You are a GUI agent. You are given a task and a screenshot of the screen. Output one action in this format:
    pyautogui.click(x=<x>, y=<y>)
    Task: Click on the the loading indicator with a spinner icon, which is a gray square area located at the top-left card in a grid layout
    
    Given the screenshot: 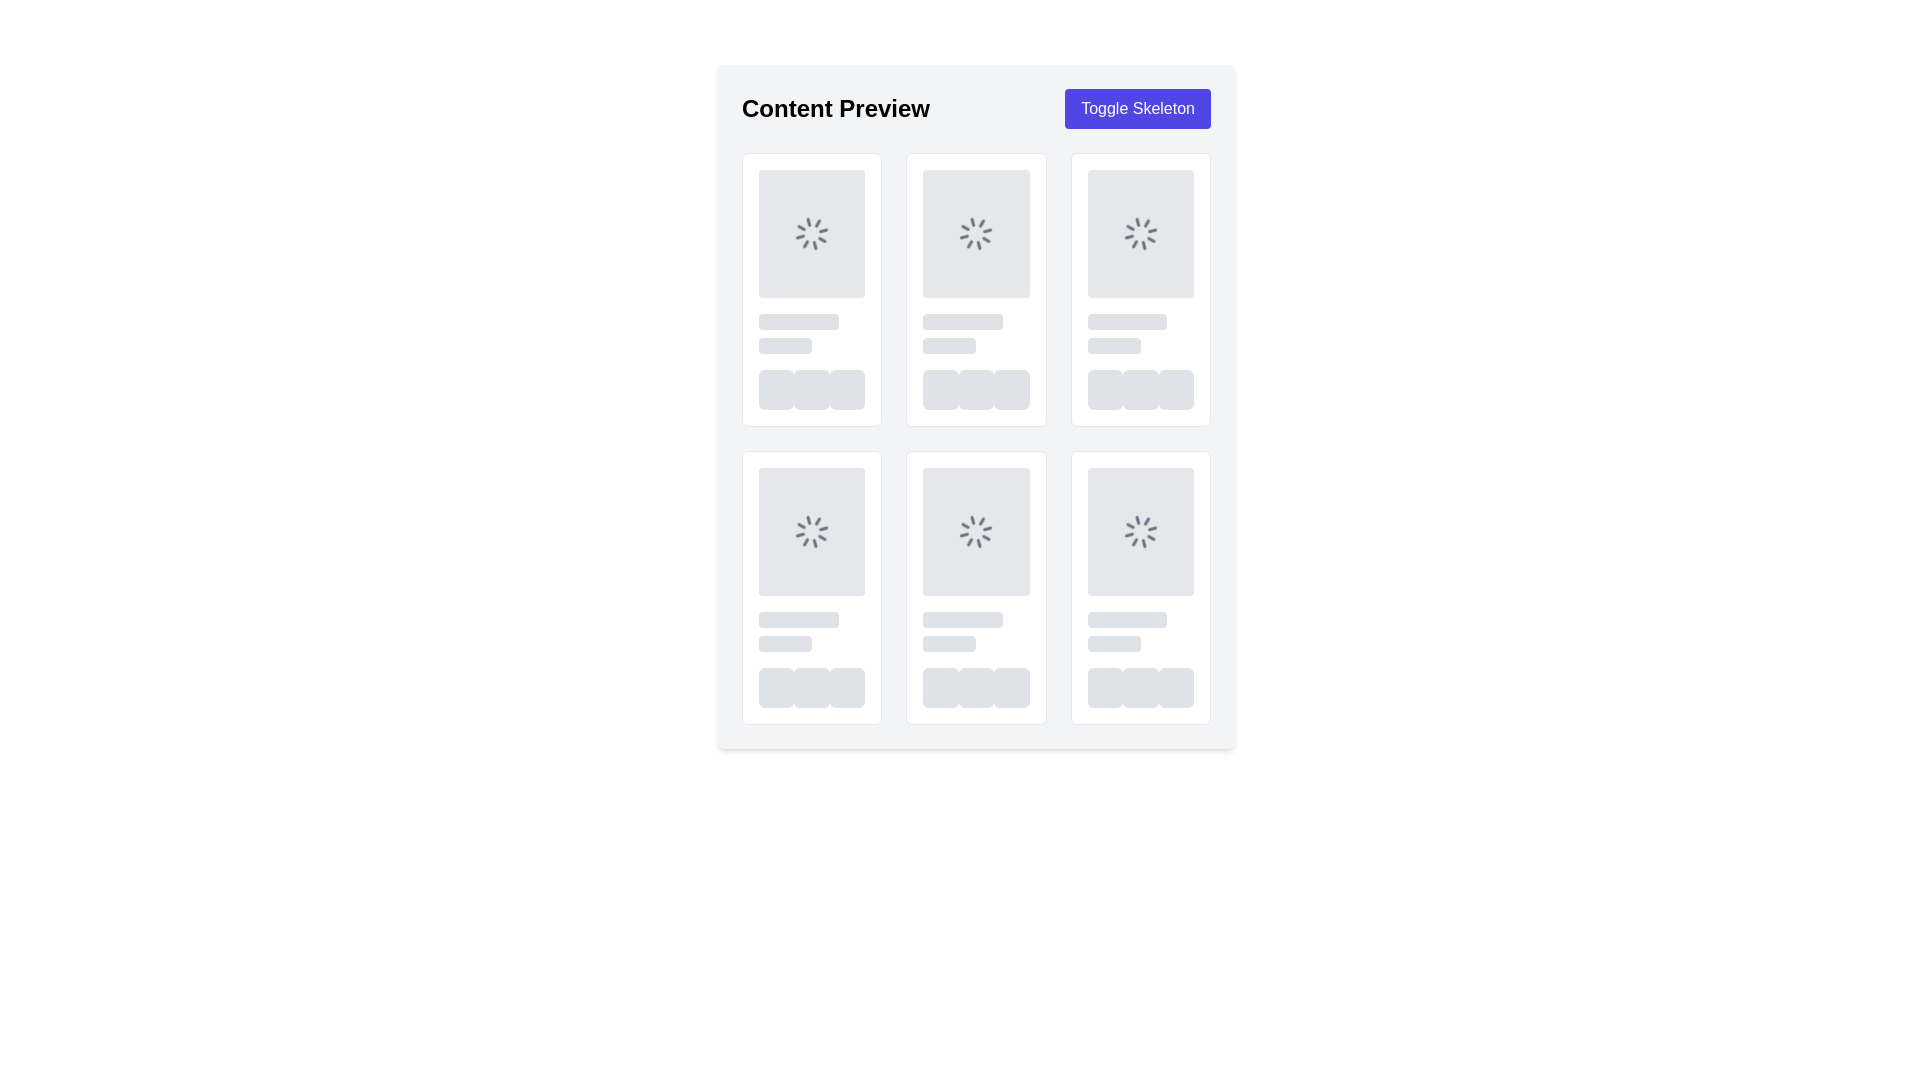 What is the action you would take?
    pyautogui.click(x=812, y=233)
    